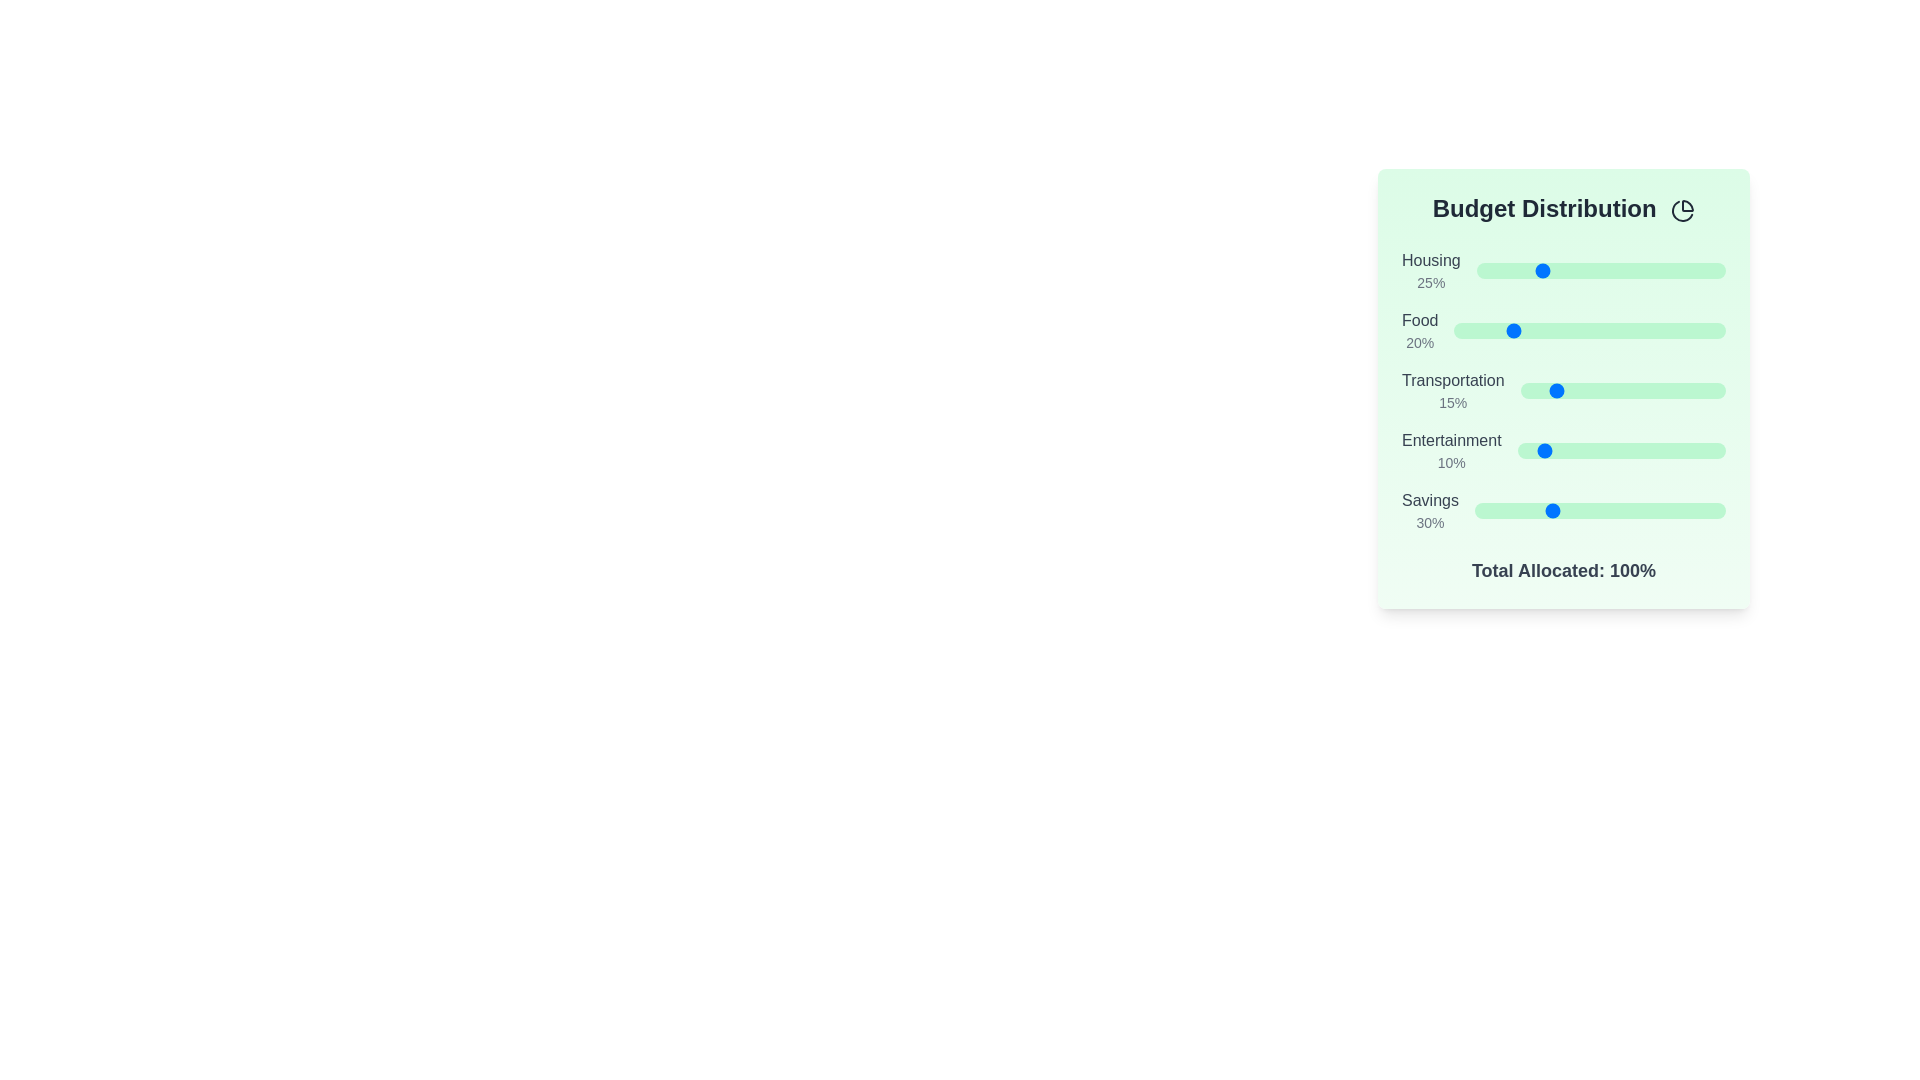 Image resolution: width=1920 pixels, height=1080 pixels. I want to click on the 'Savings' slider to set its value to 21%, so click(1526, 509).